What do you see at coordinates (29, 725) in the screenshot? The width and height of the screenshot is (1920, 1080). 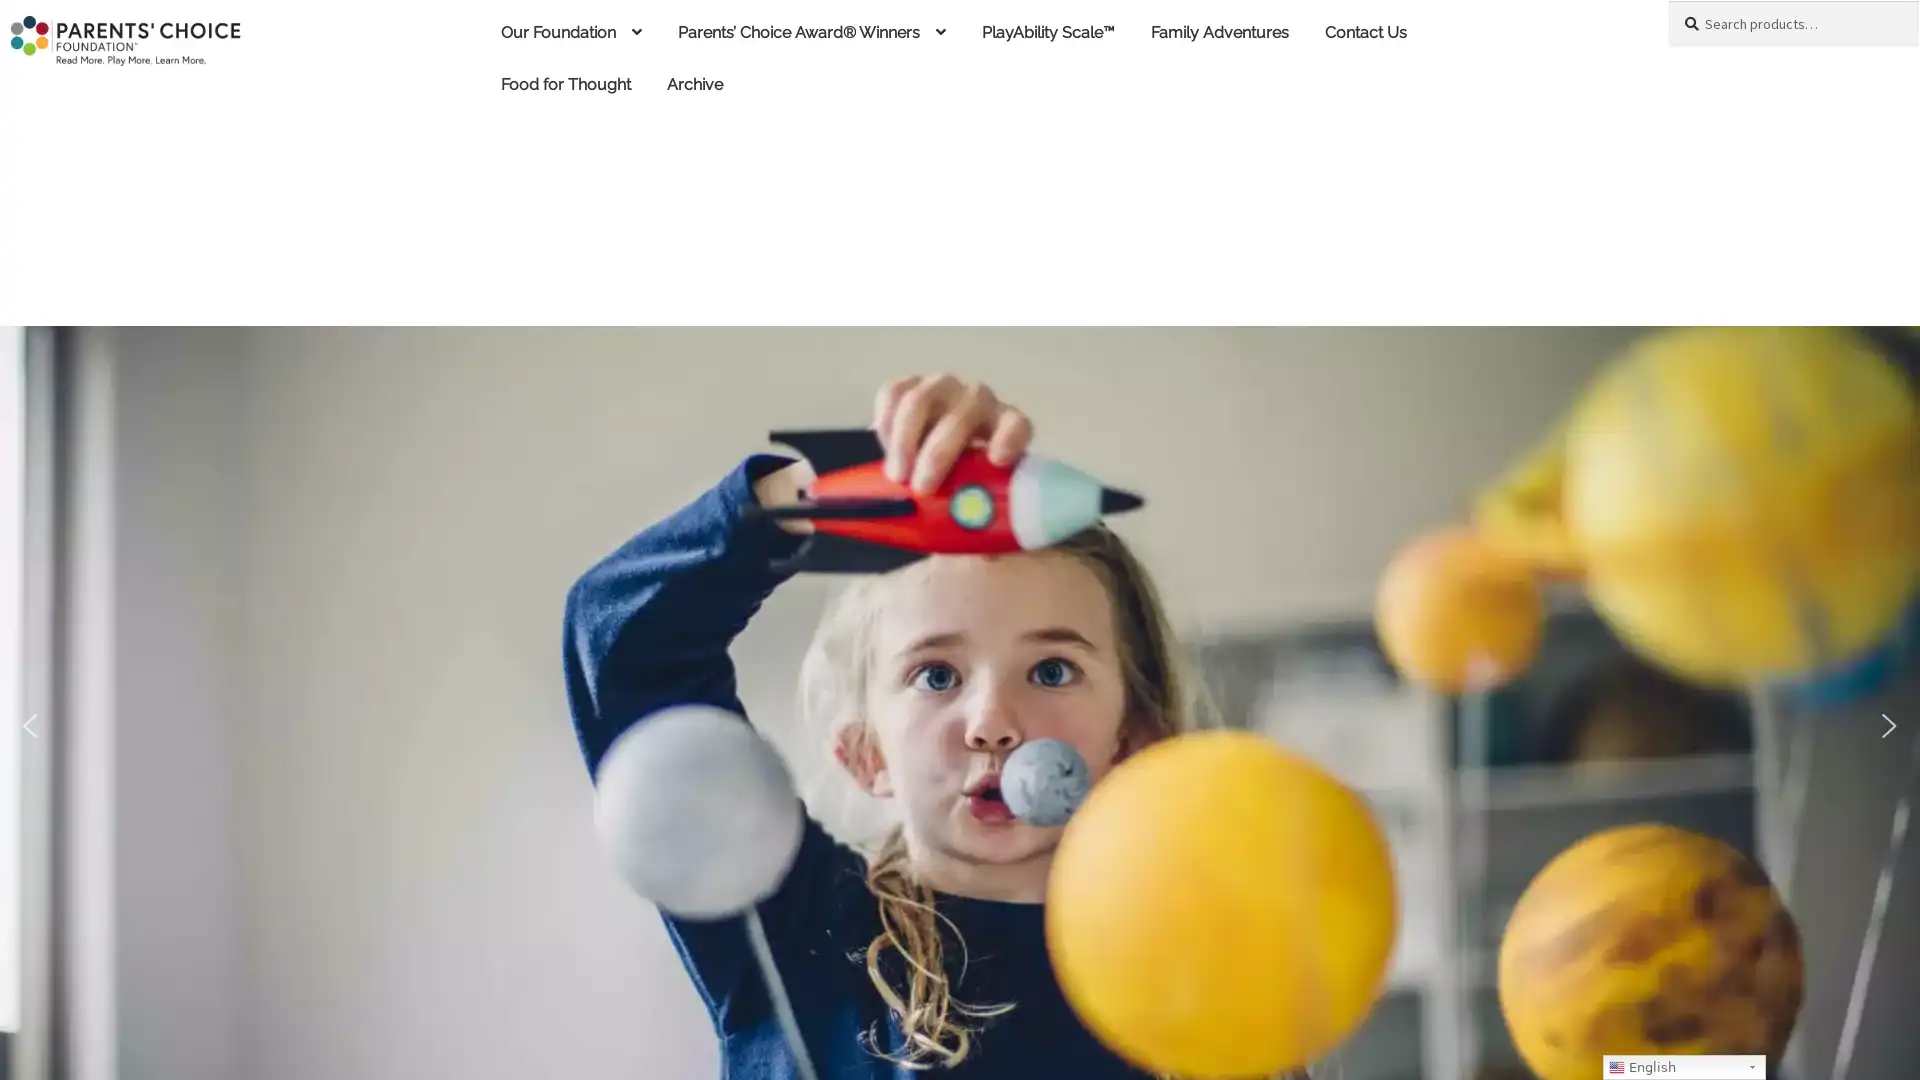 I see `previous arrow` at bounding box center [29, 725].